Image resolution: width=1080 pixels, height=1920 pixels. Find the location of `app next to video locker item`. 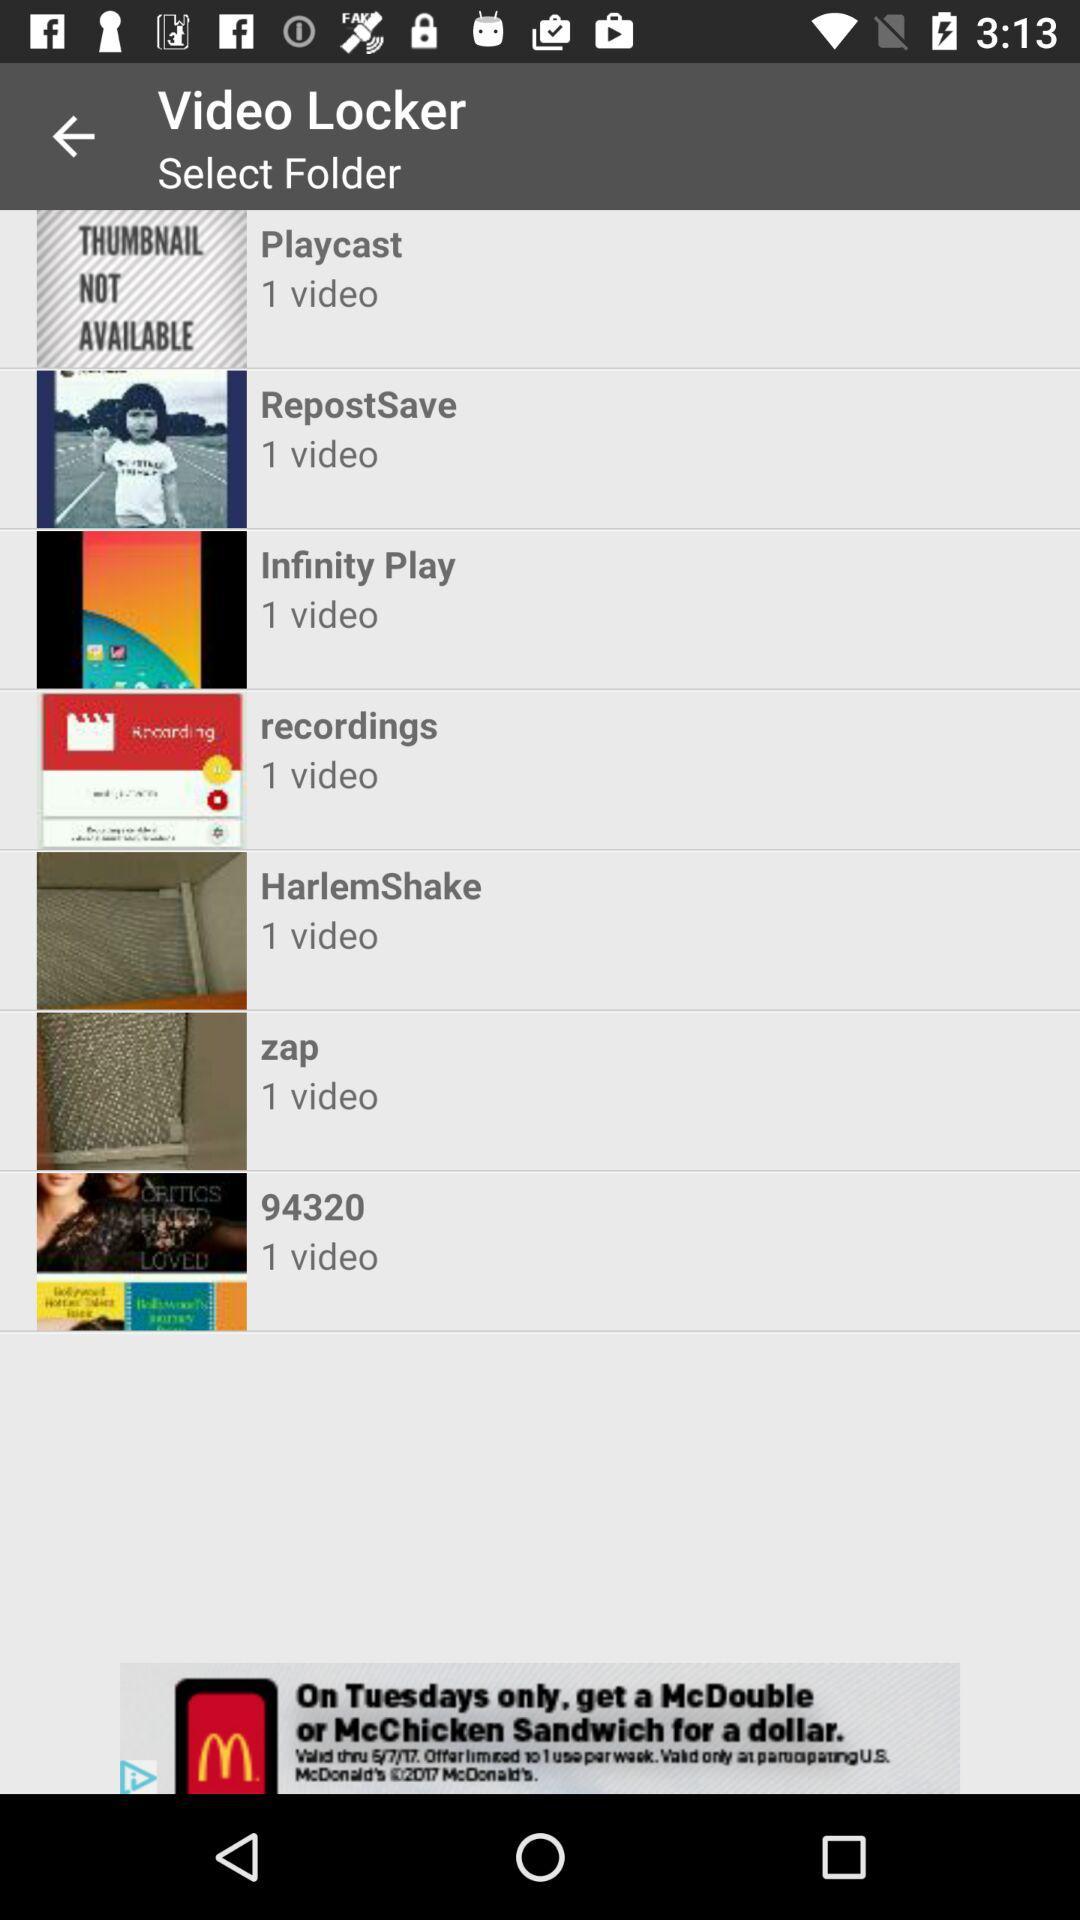

app next to video locker item is located at coordinates (72, 135).